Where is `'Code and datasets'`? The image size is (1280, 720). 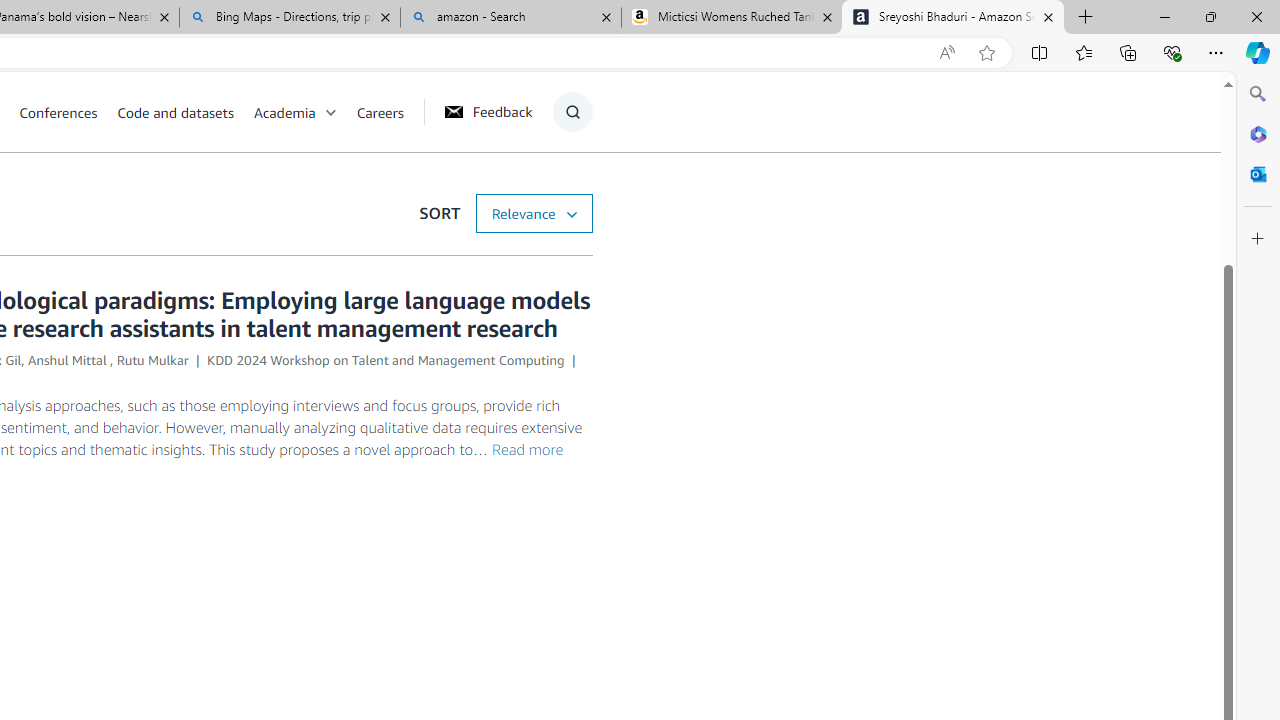
'Code and datasets' is located at coordinates (175, 111).